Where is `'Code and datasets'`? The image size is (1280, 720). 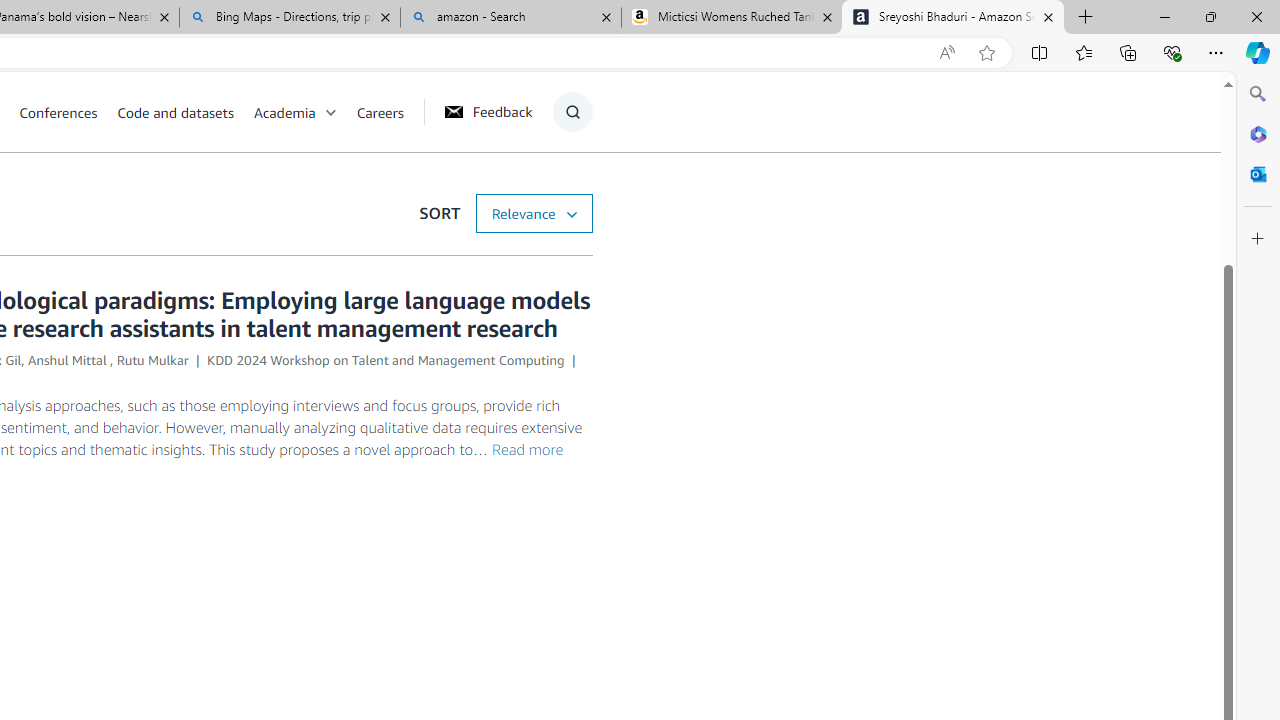
'Code and datasets' is located at coordinates (175, 111).